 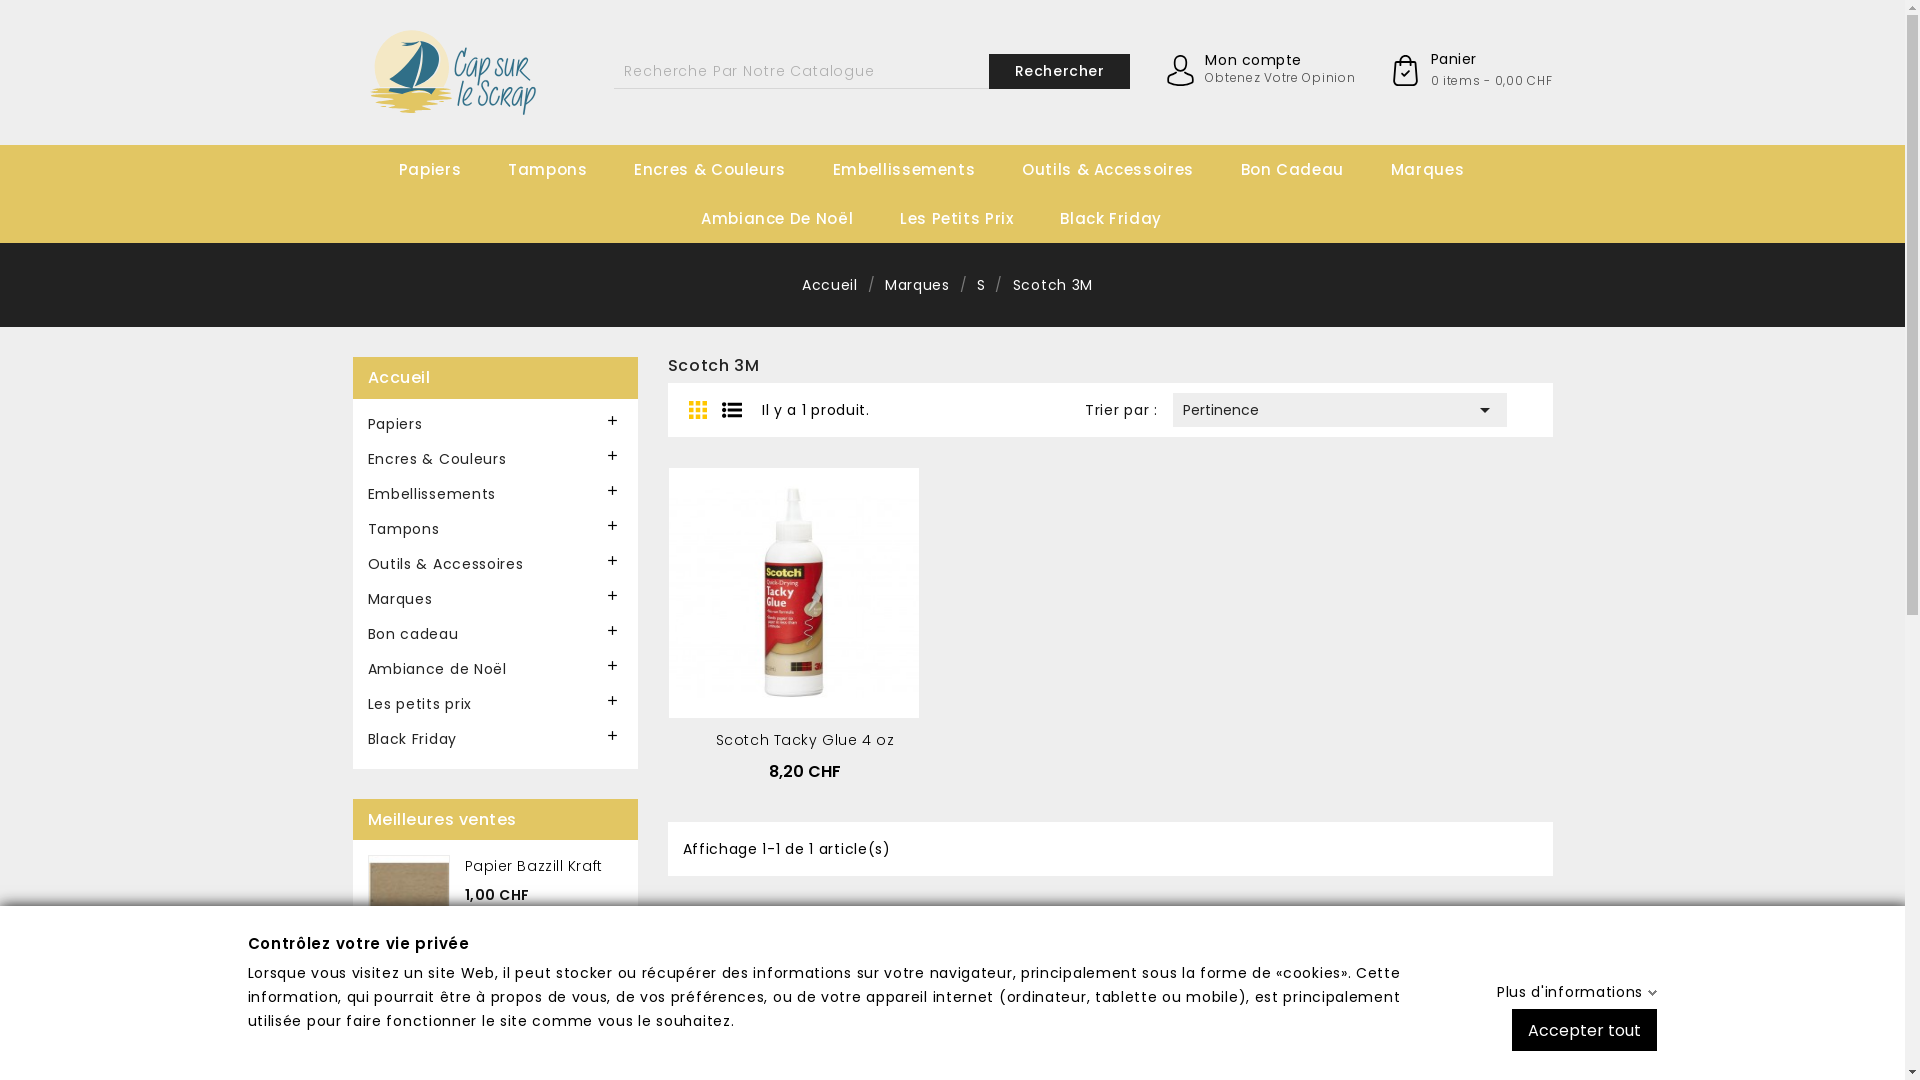 What do you see at coordinates (924, 168) in the screenshot?
I see `'Embellissements'` at bounding box center [924, 168].